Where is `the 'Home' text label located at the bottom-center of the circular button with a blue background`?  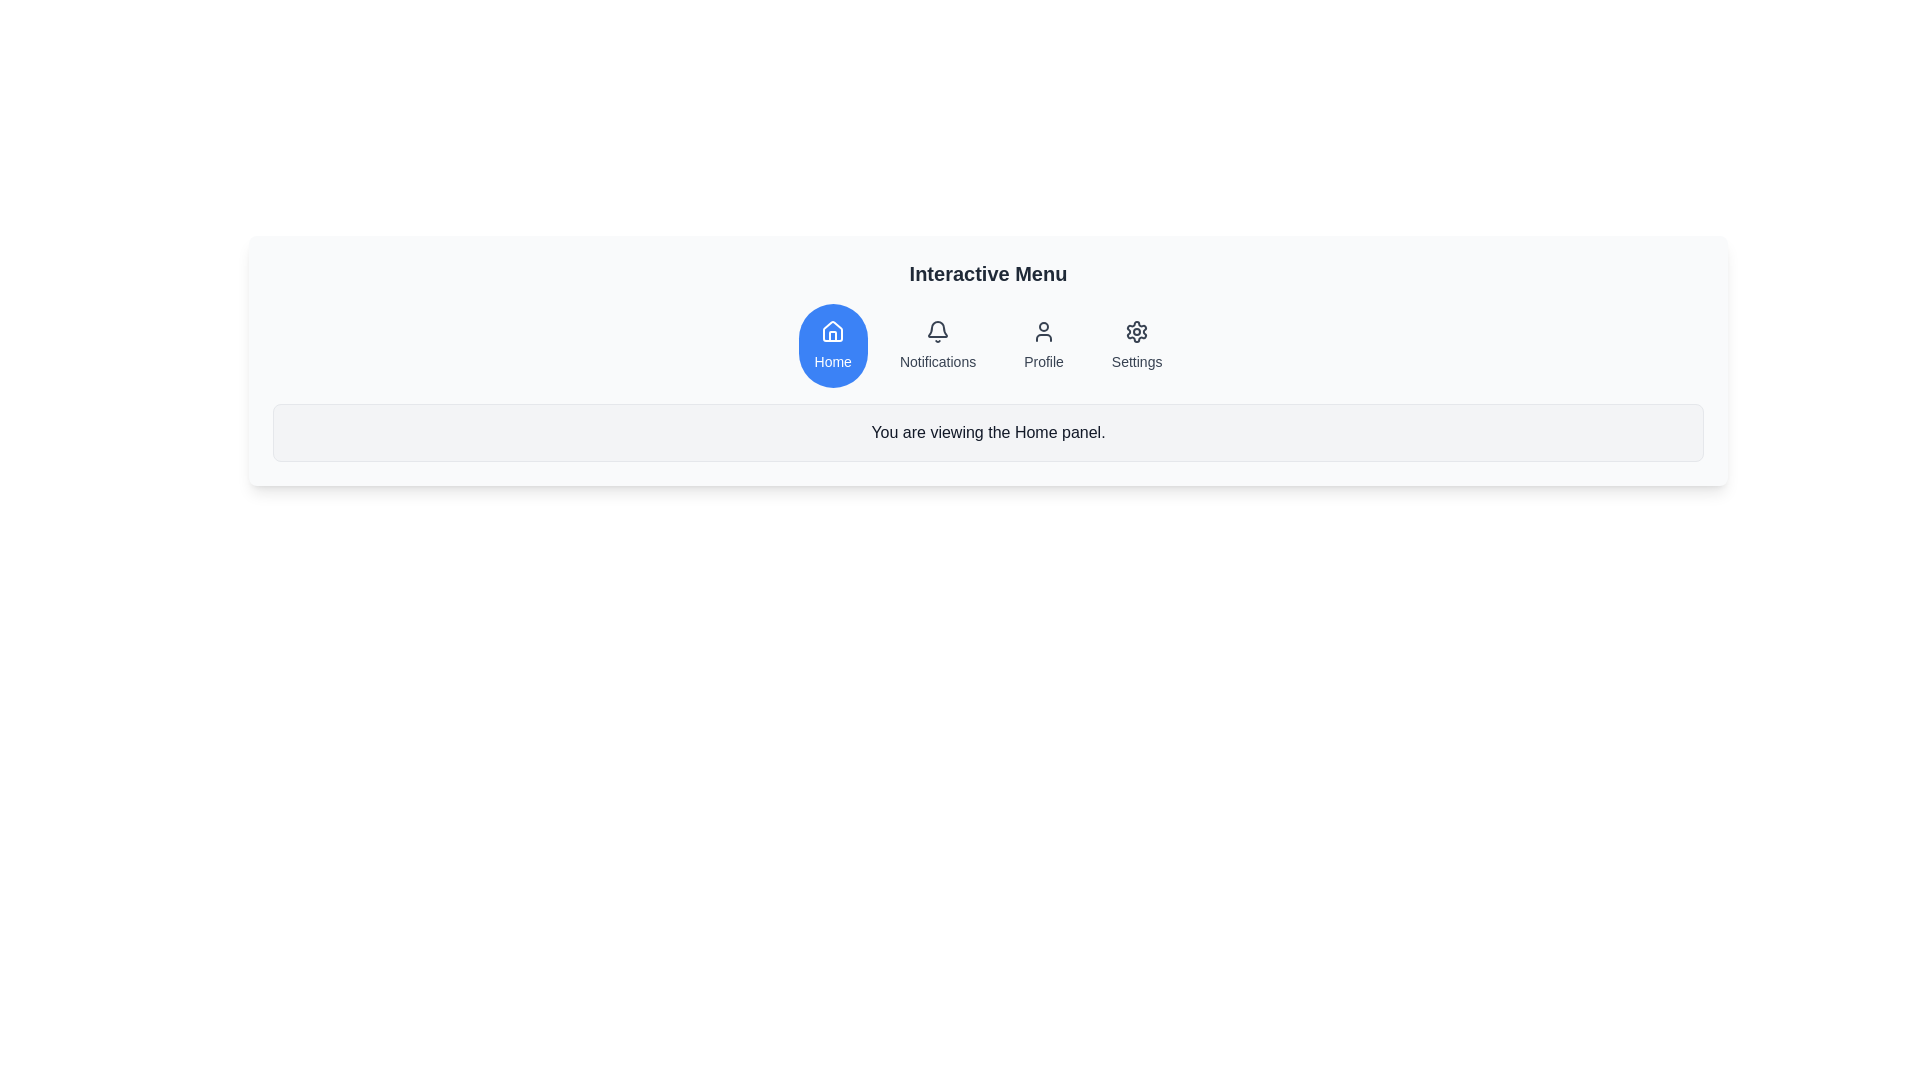 the 'Home' text label located at the bottom-center of the circular button with a blue background is located at coordinates (833, 362).